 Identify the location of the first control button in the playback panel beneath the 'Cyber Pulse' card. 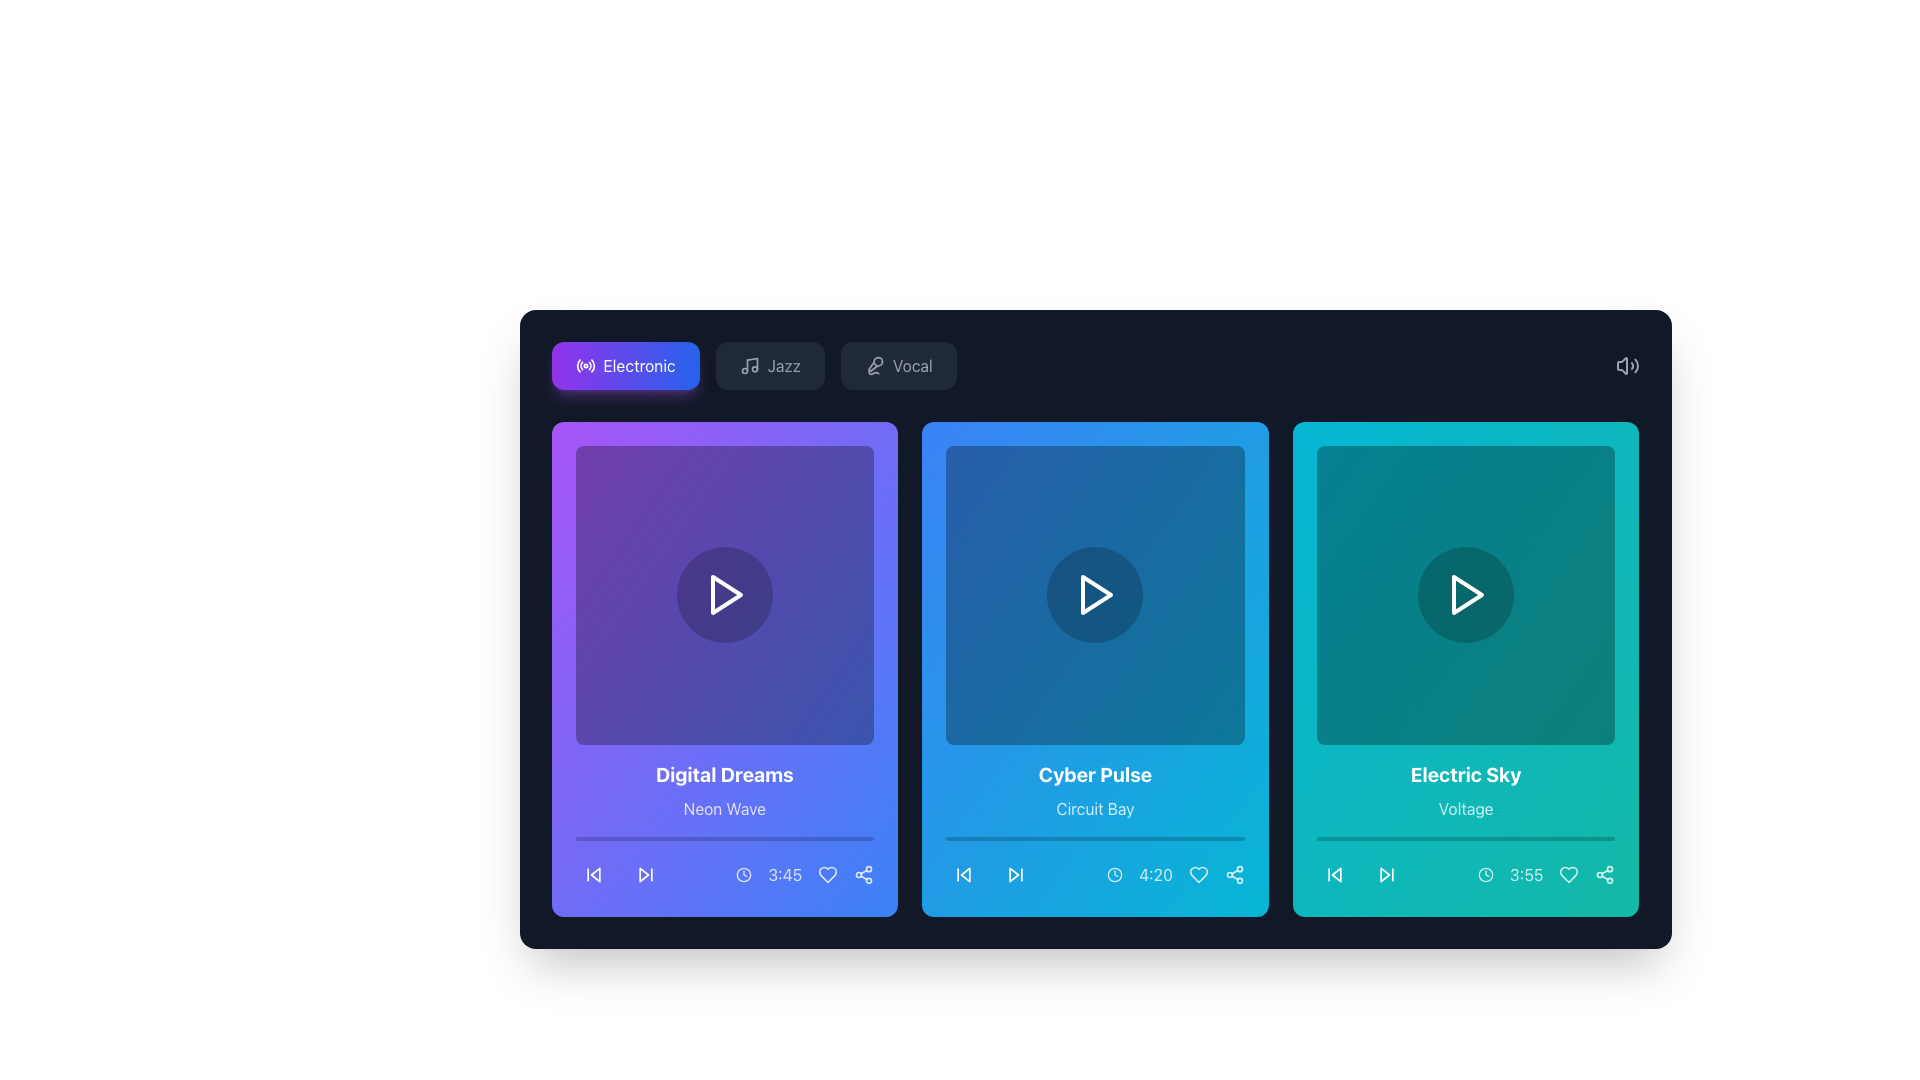
(964, 873).